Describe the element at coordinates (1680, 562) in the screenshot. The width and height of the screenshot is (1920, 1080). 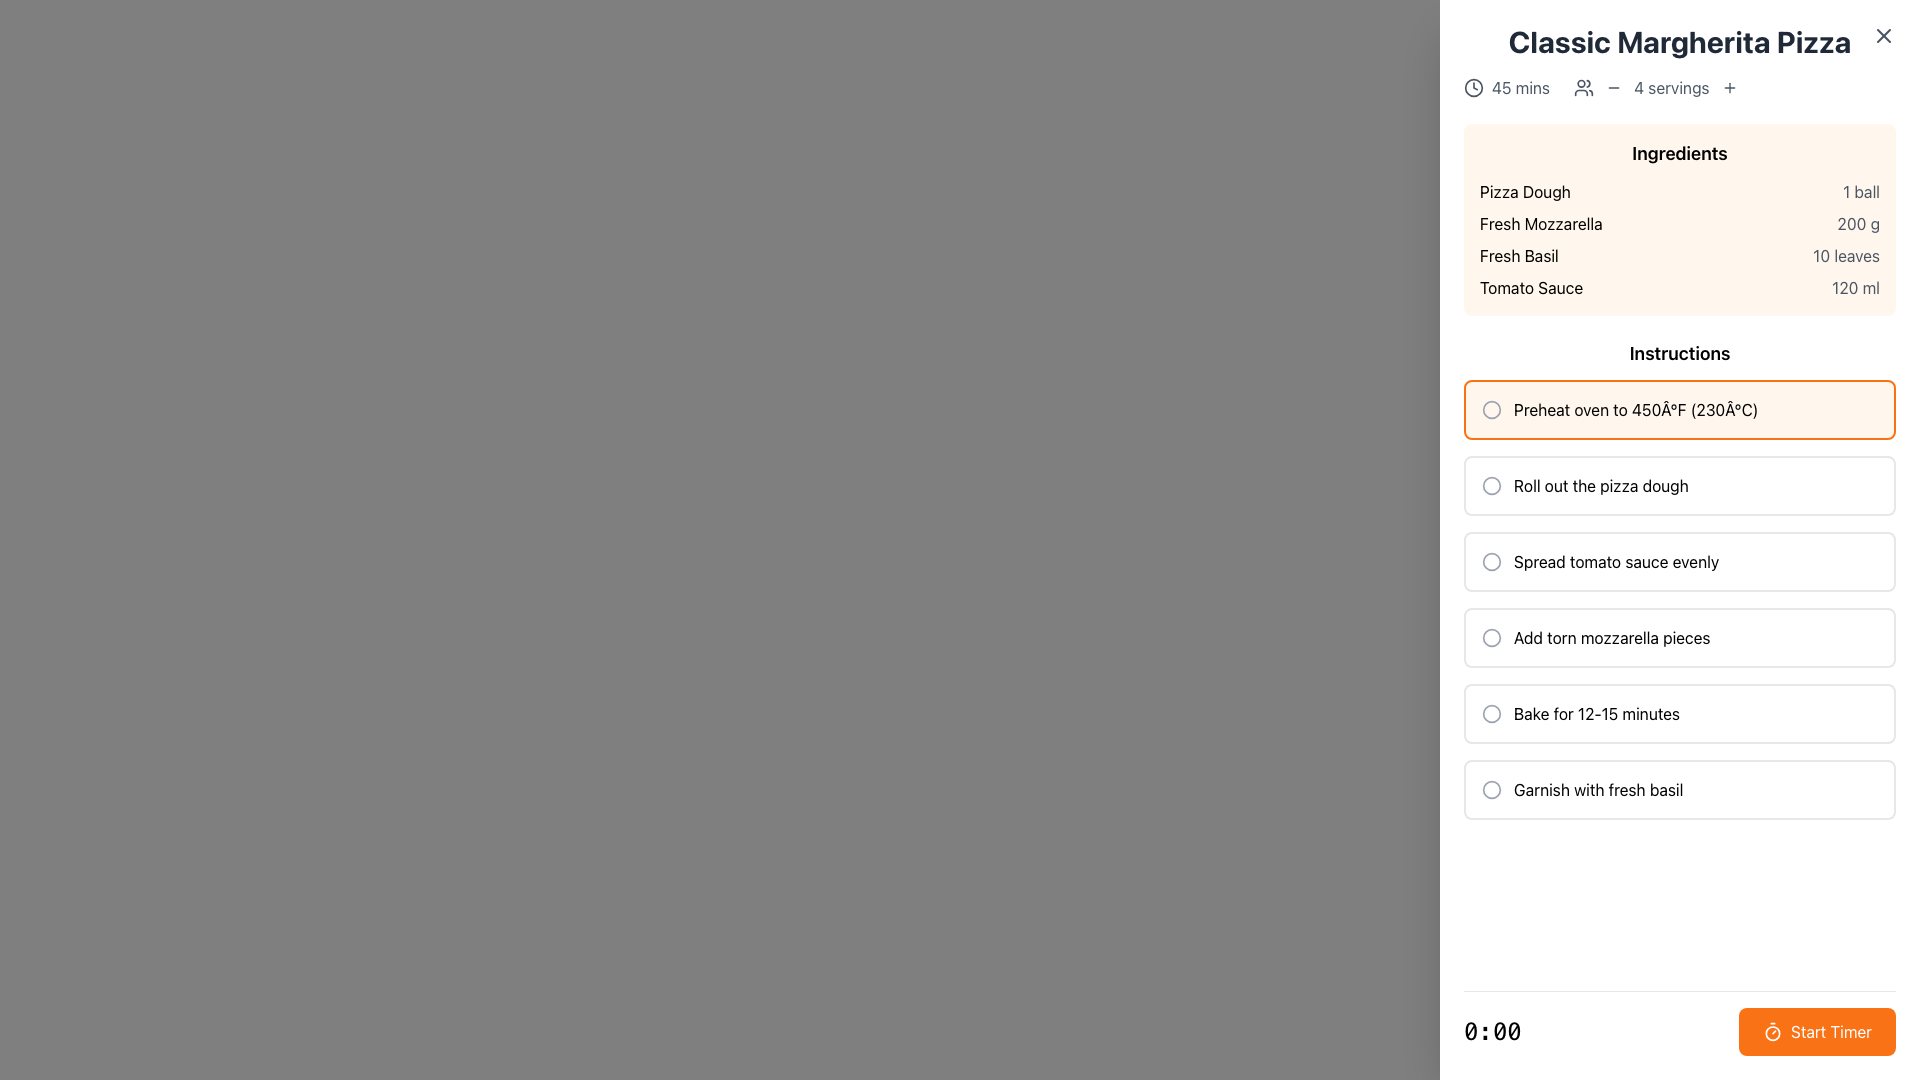
I see `the list item labeled 'Spread tomato sauce evenly', which includes a circular icon on the left side` at that location.